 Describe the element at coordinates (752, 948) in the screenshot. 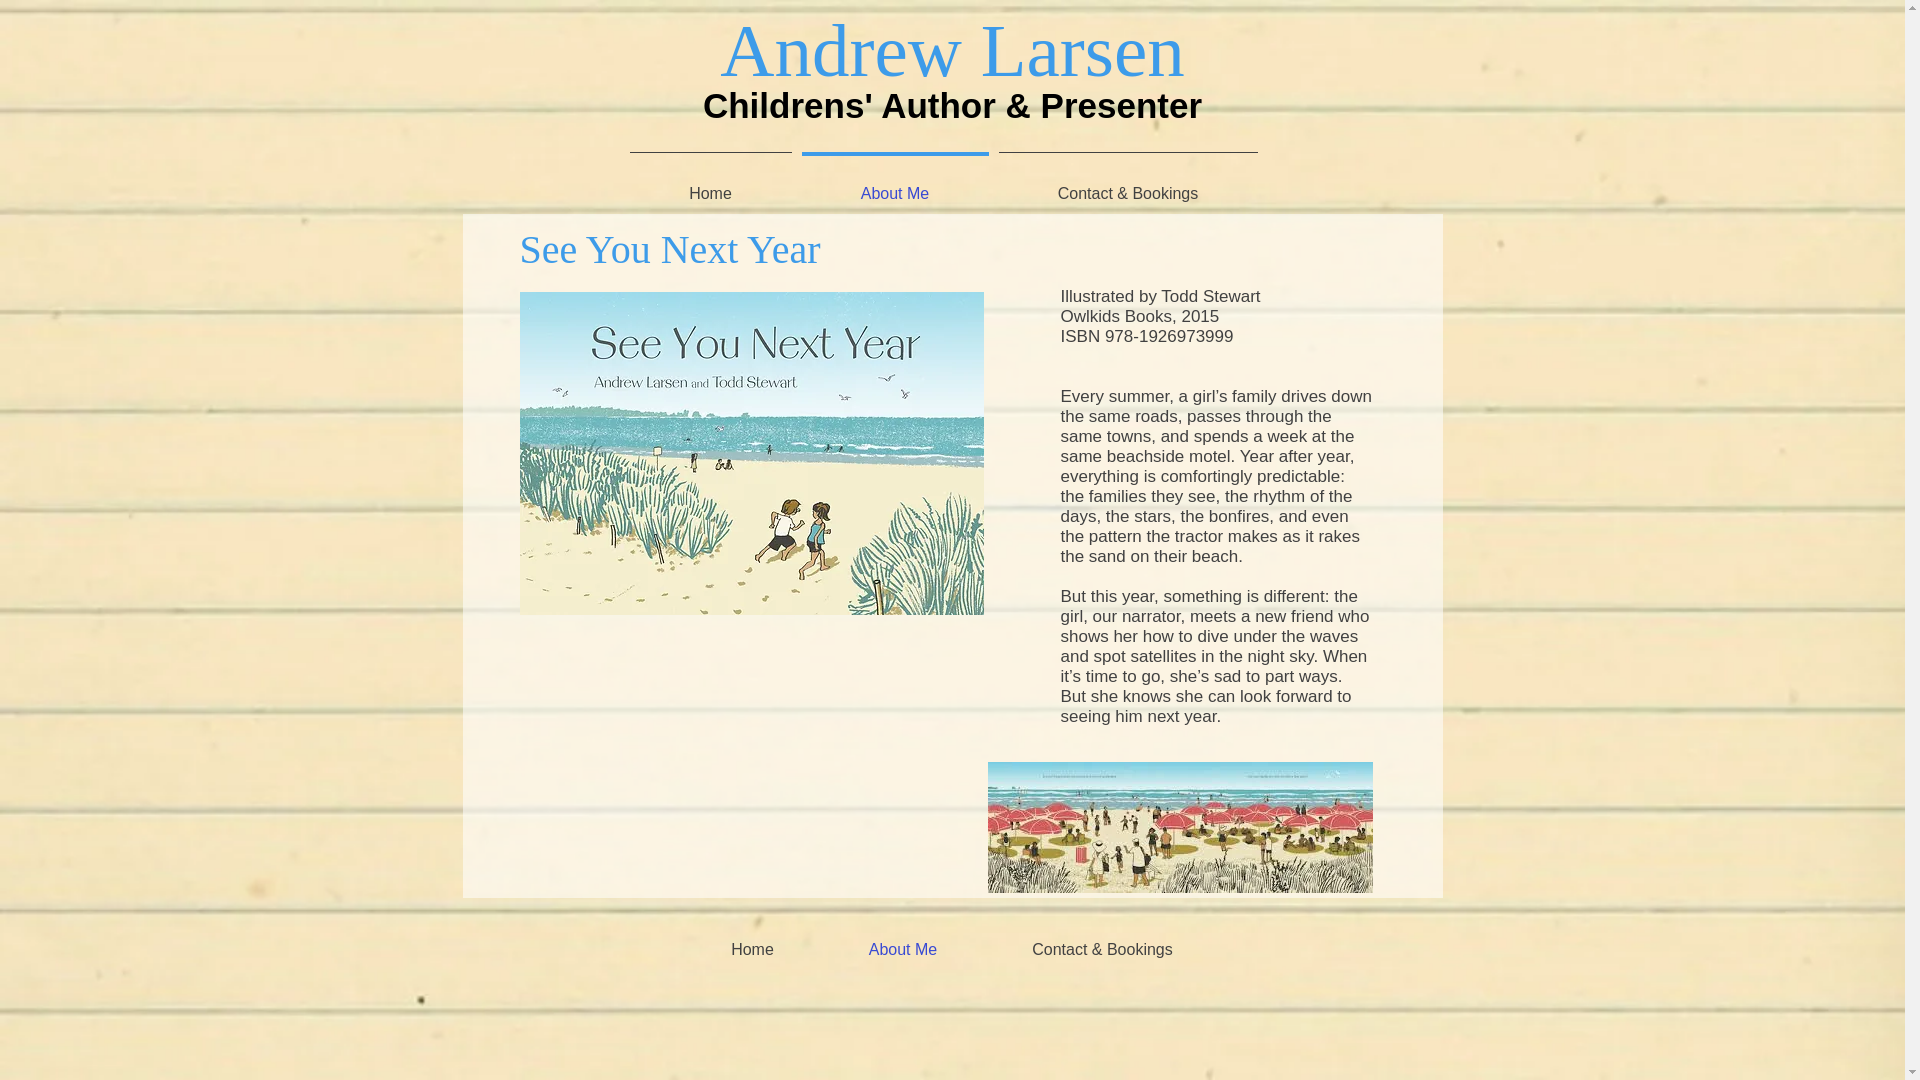

I see `'Home'` at that location.